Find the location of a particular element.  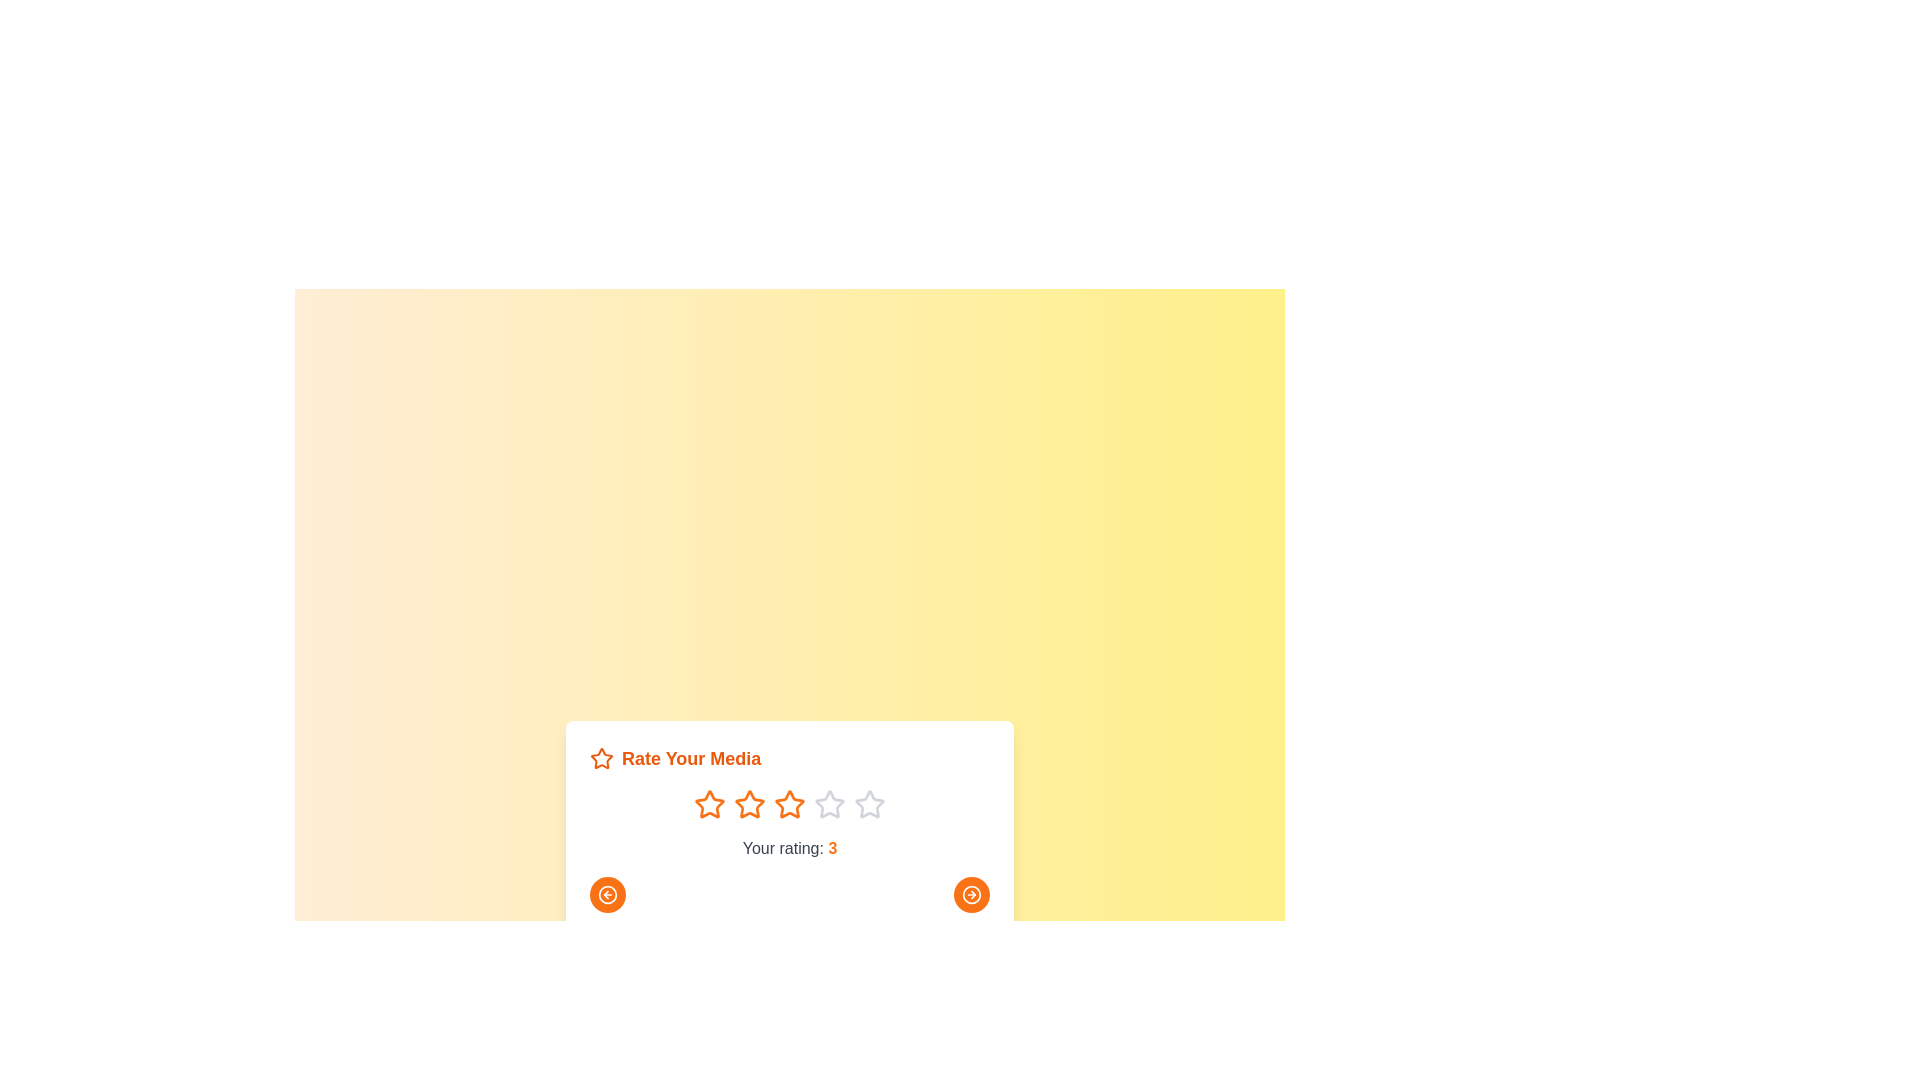

the star corresponding to the rating 1 is located at coordinates (710, 804).